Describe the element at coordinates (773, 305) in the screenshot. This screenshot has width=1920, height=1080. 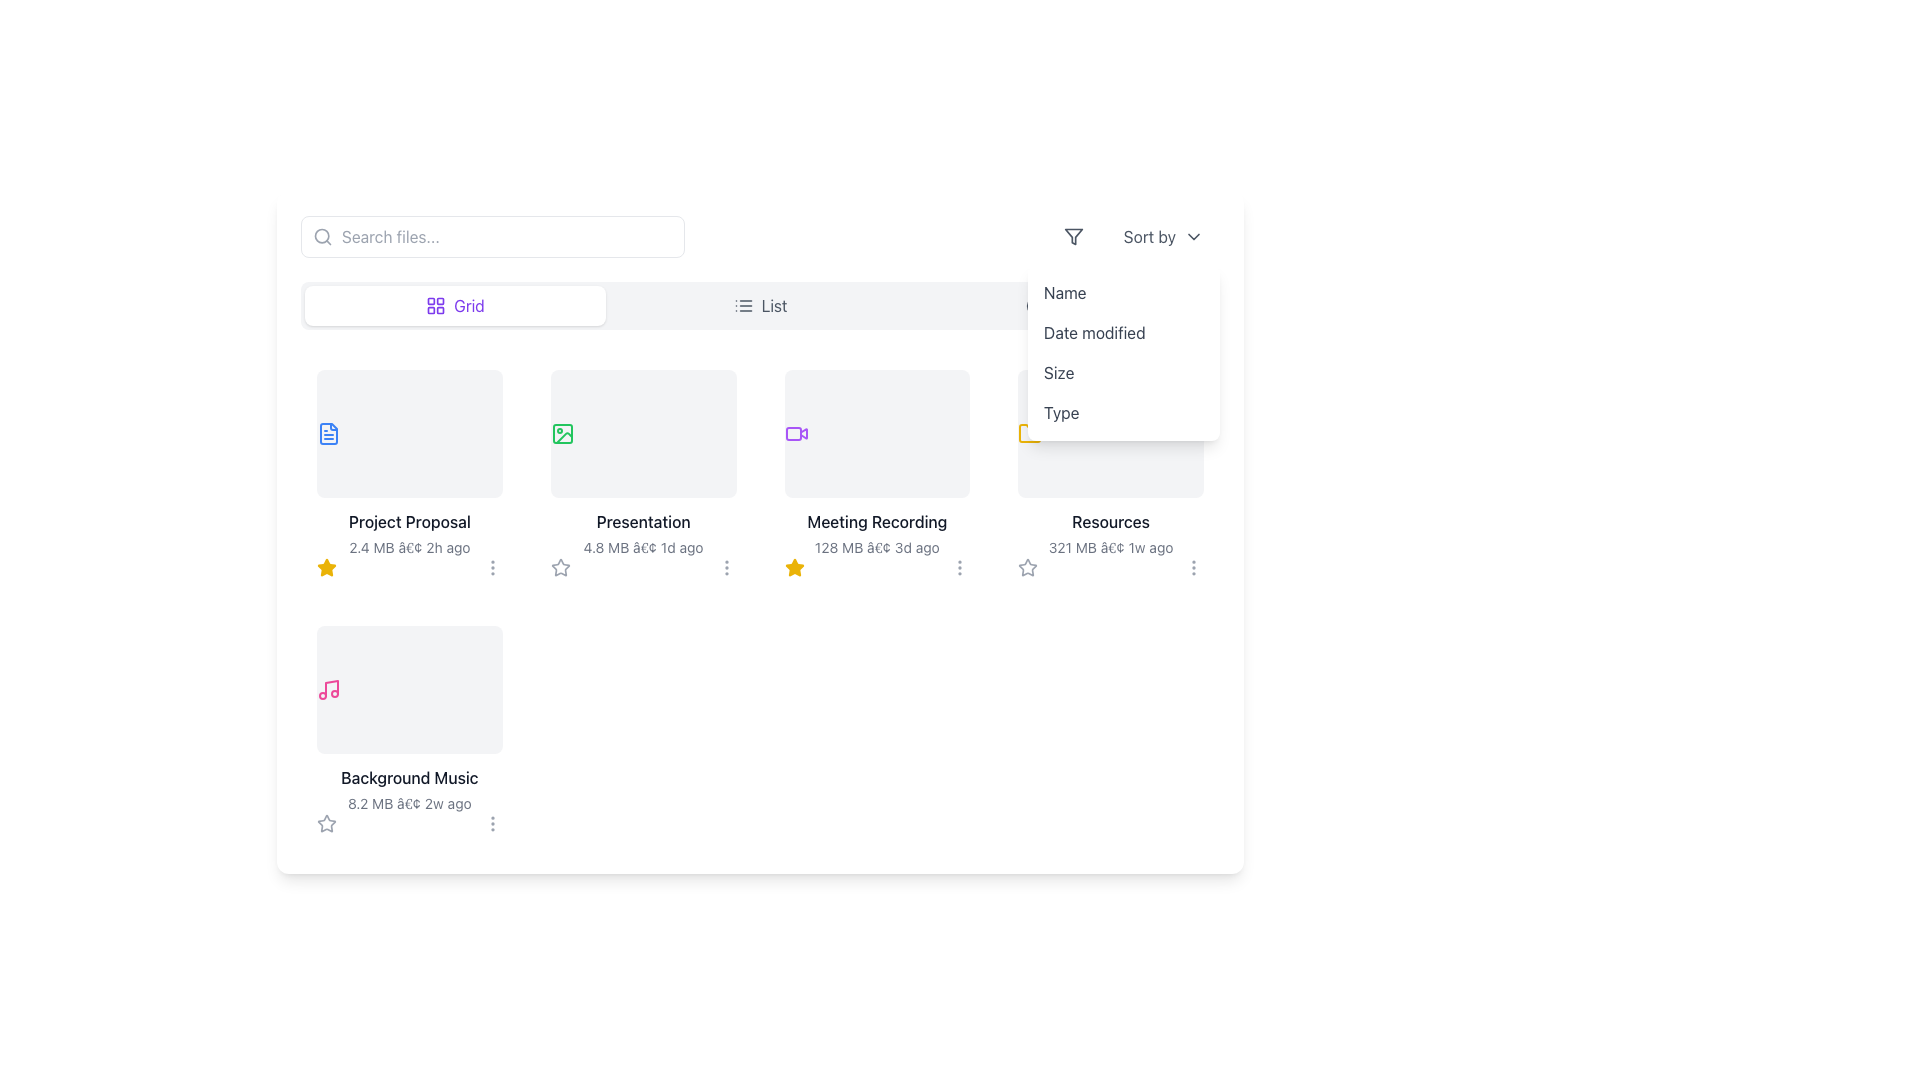
I see `the 'List' text label in the top horizontal bar` at that location.